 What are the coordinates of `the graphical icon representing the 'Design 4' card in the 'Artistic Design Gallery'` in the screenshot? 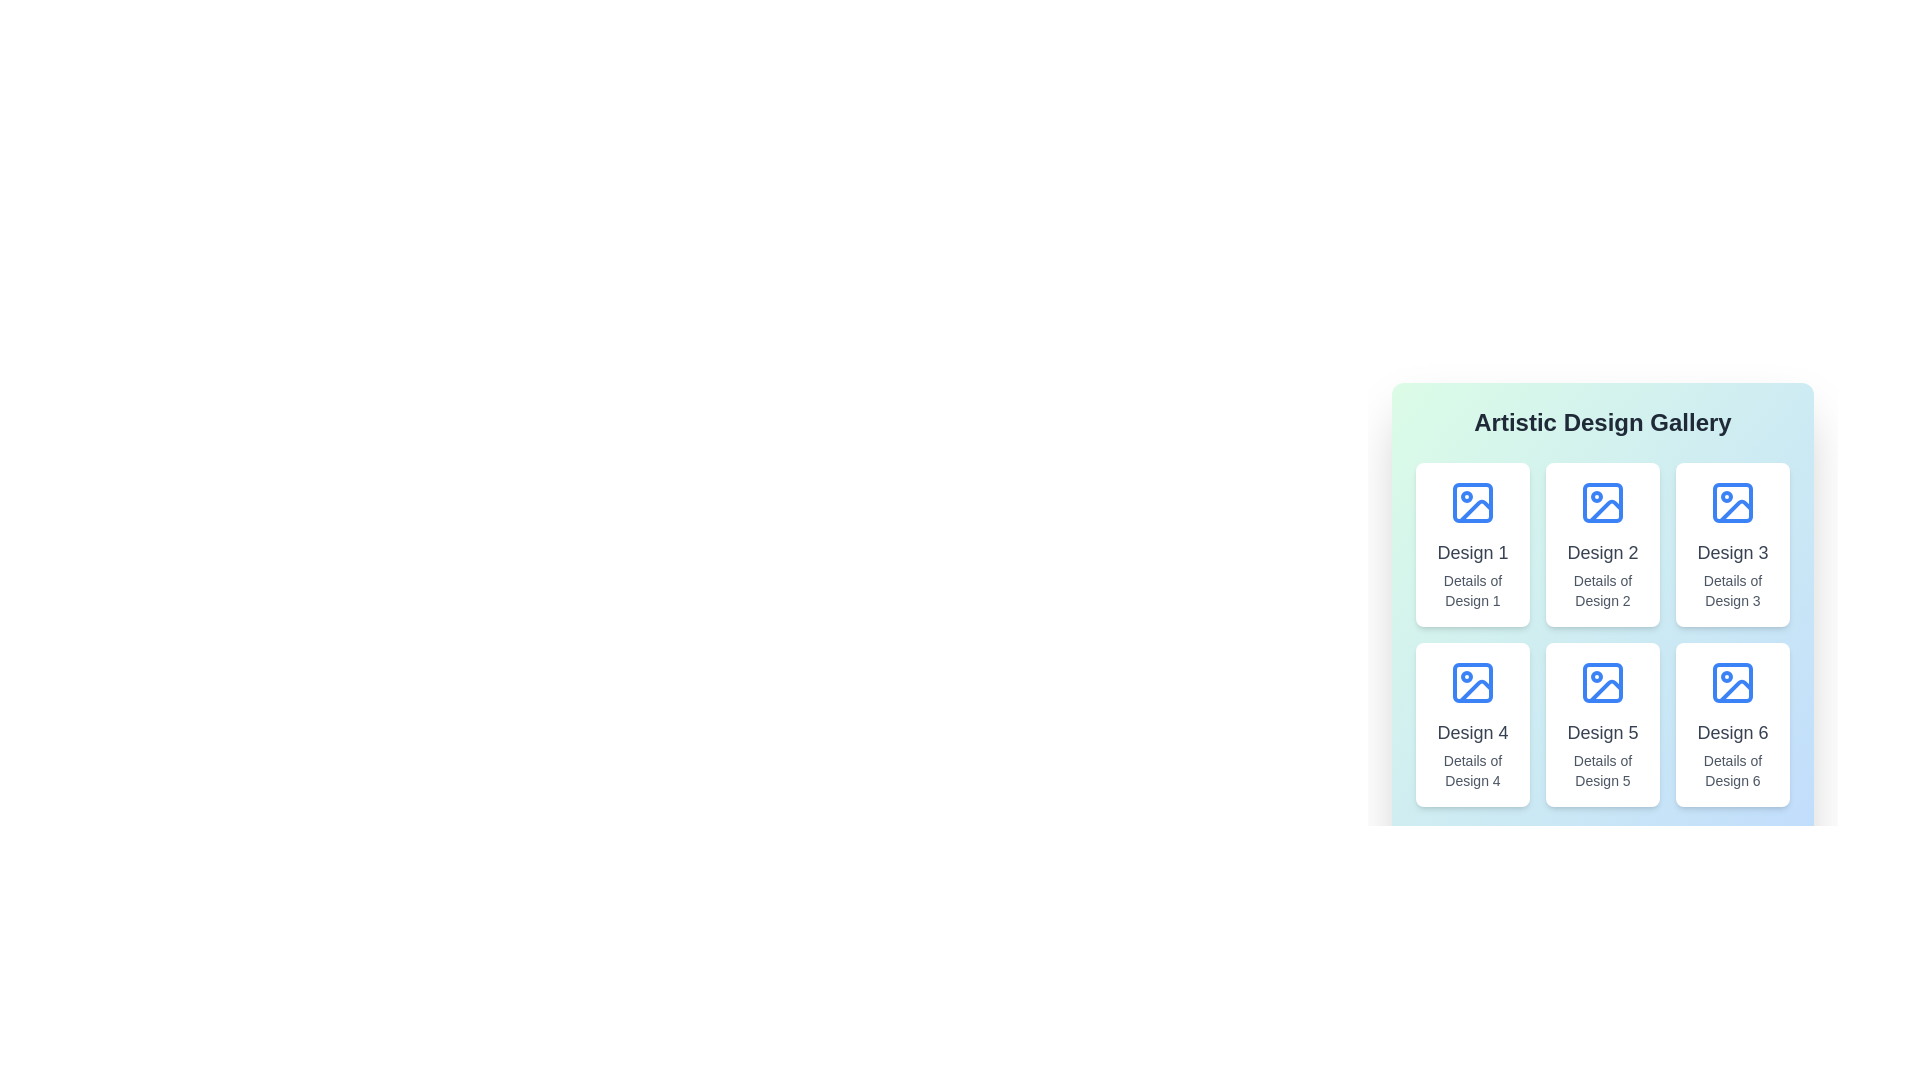 It's located at (1473, 681).